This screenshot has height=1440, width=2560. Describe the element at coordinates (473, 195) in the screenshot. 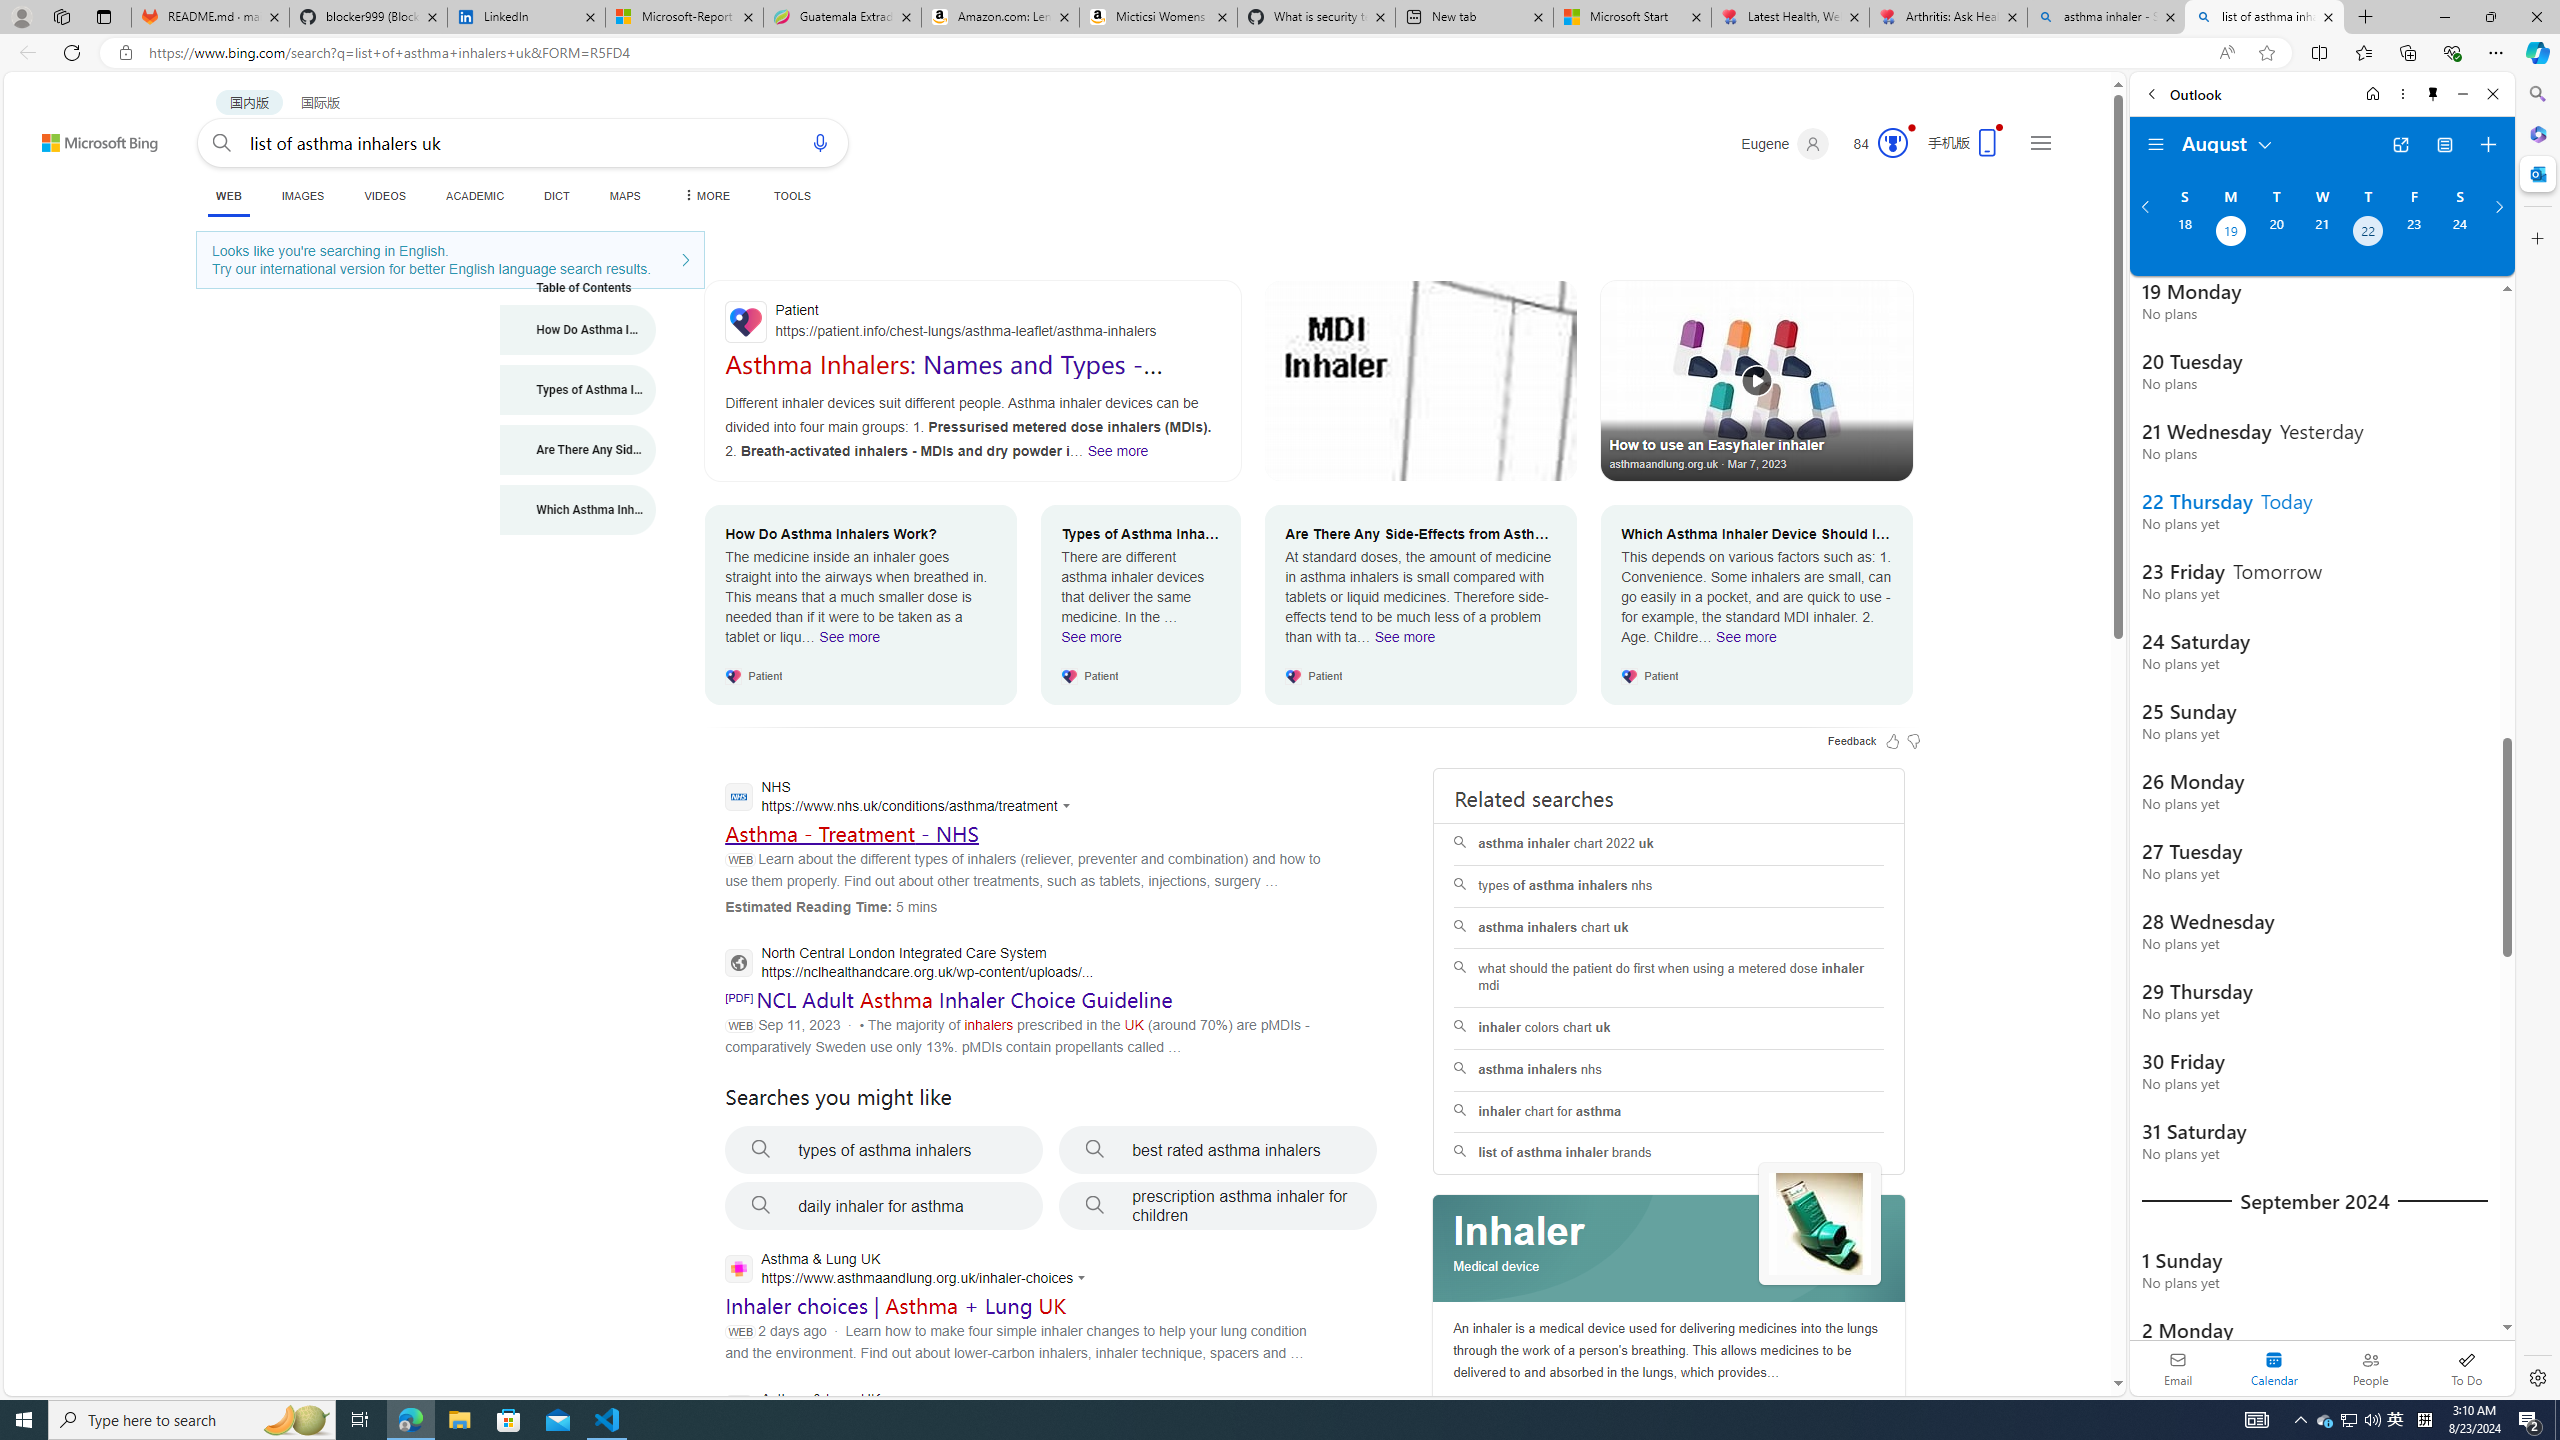

I see `'ACADEMIC'` at that location.